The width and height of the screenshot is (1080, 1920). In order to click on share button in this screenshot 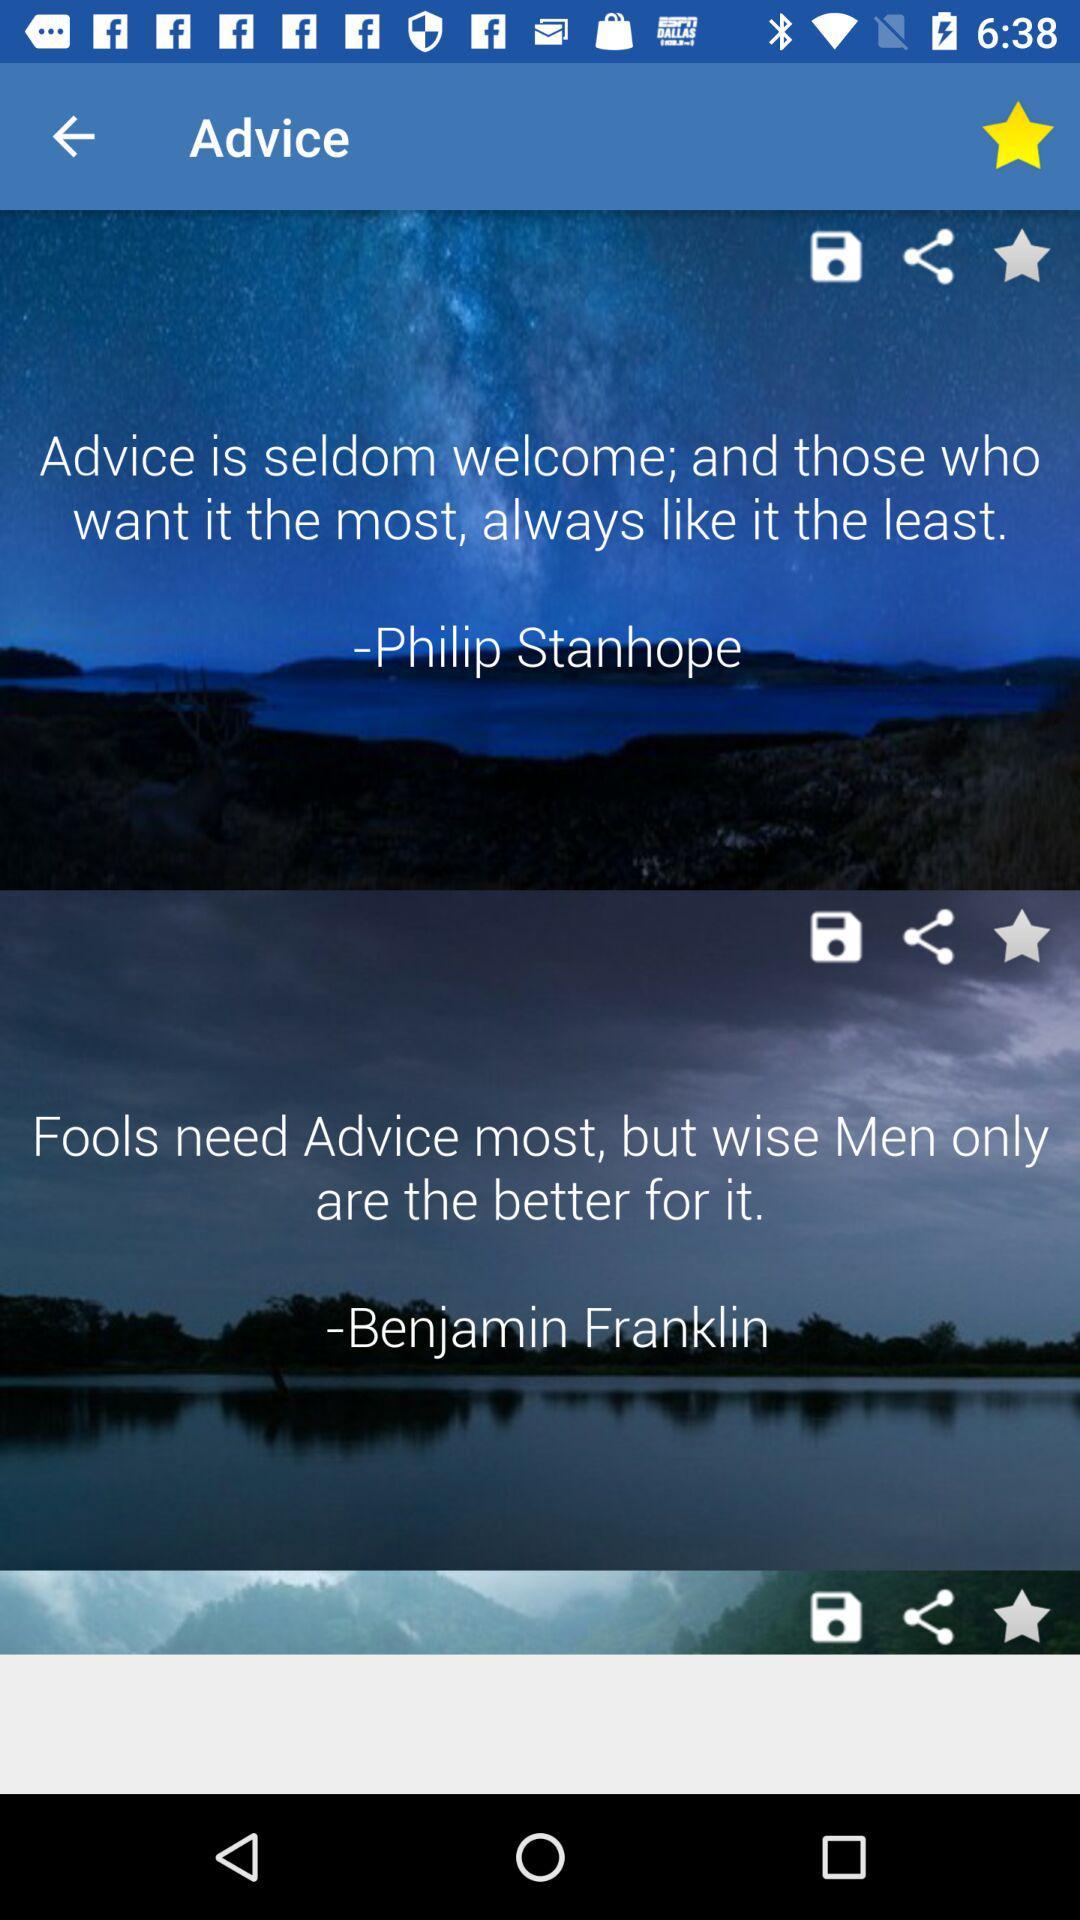, I will do `click(928, 935)`.